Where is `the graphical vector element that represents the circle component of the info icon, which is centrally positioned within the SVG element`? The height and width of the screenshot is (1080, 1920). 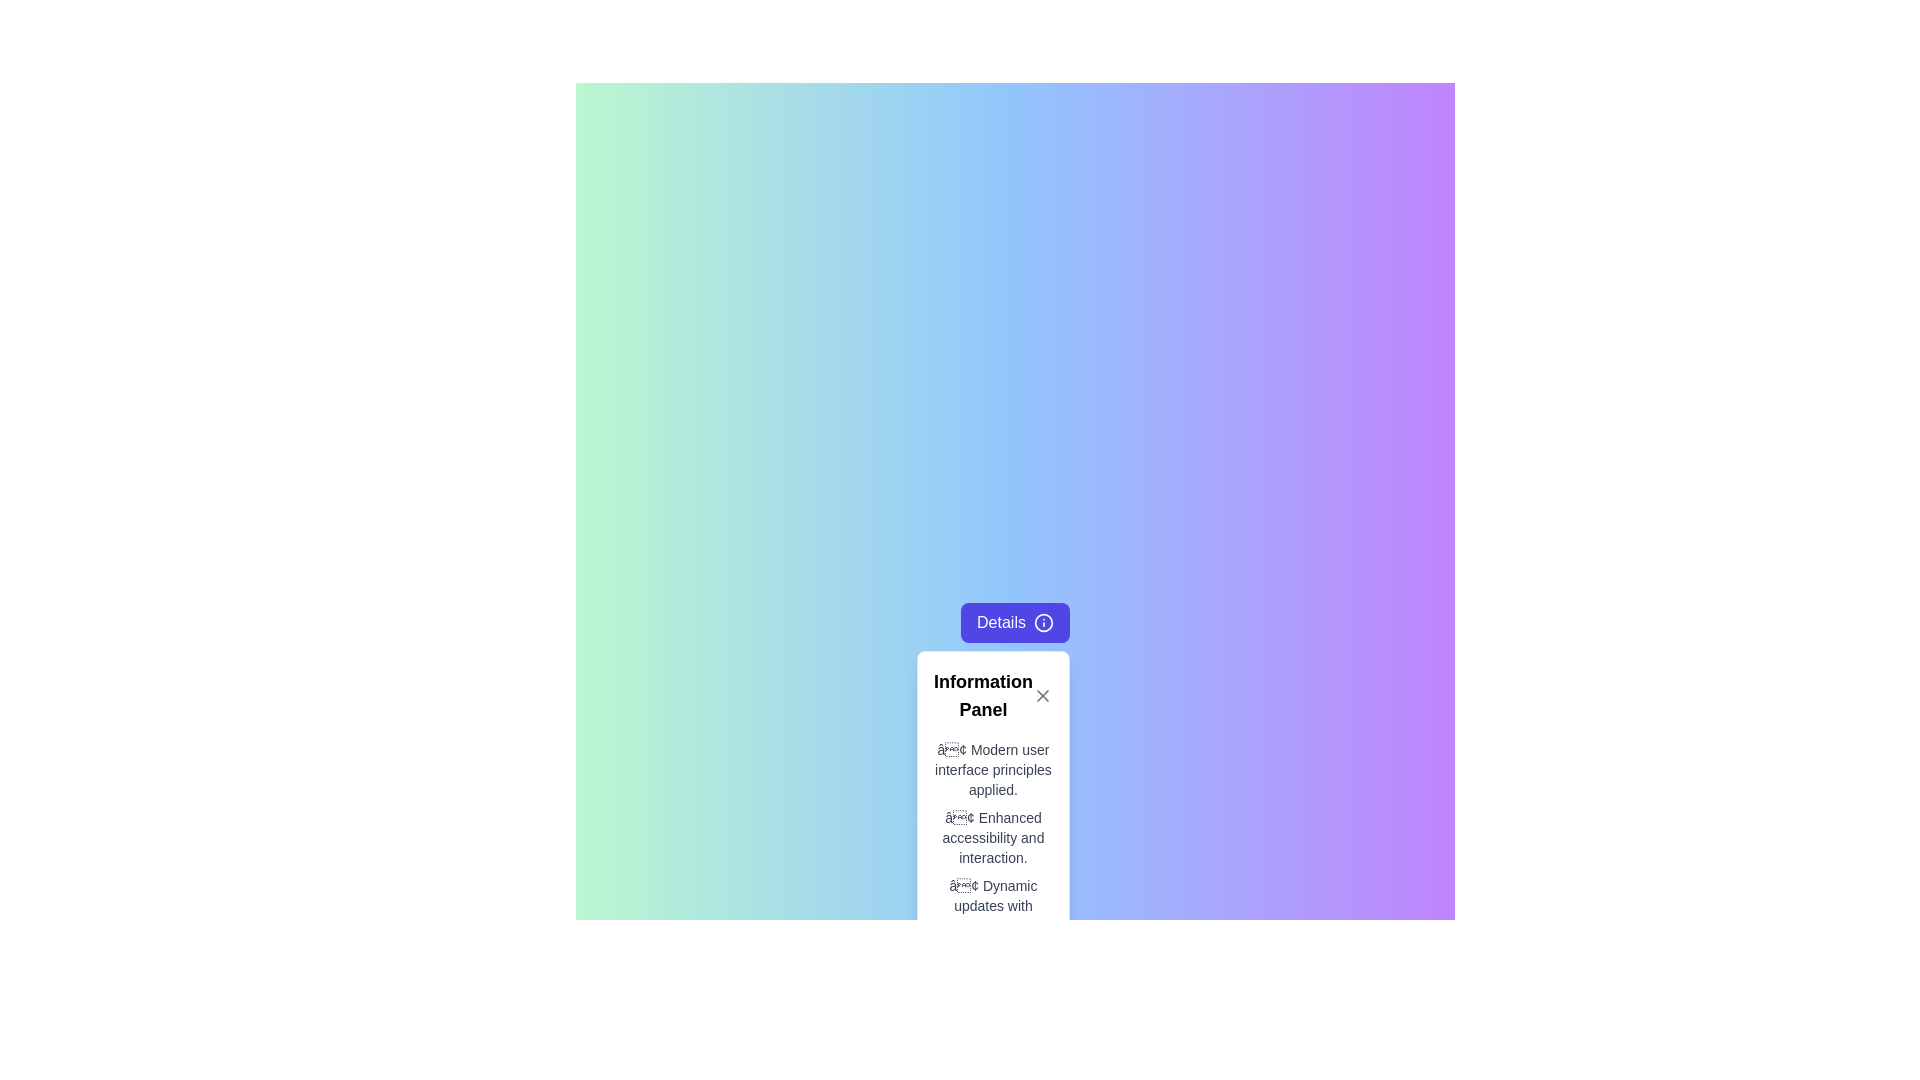 the graphical vector element that represents the circle component of the info icon, which is centrally positioned within the SVG element is located at coordinates (1042, 622).